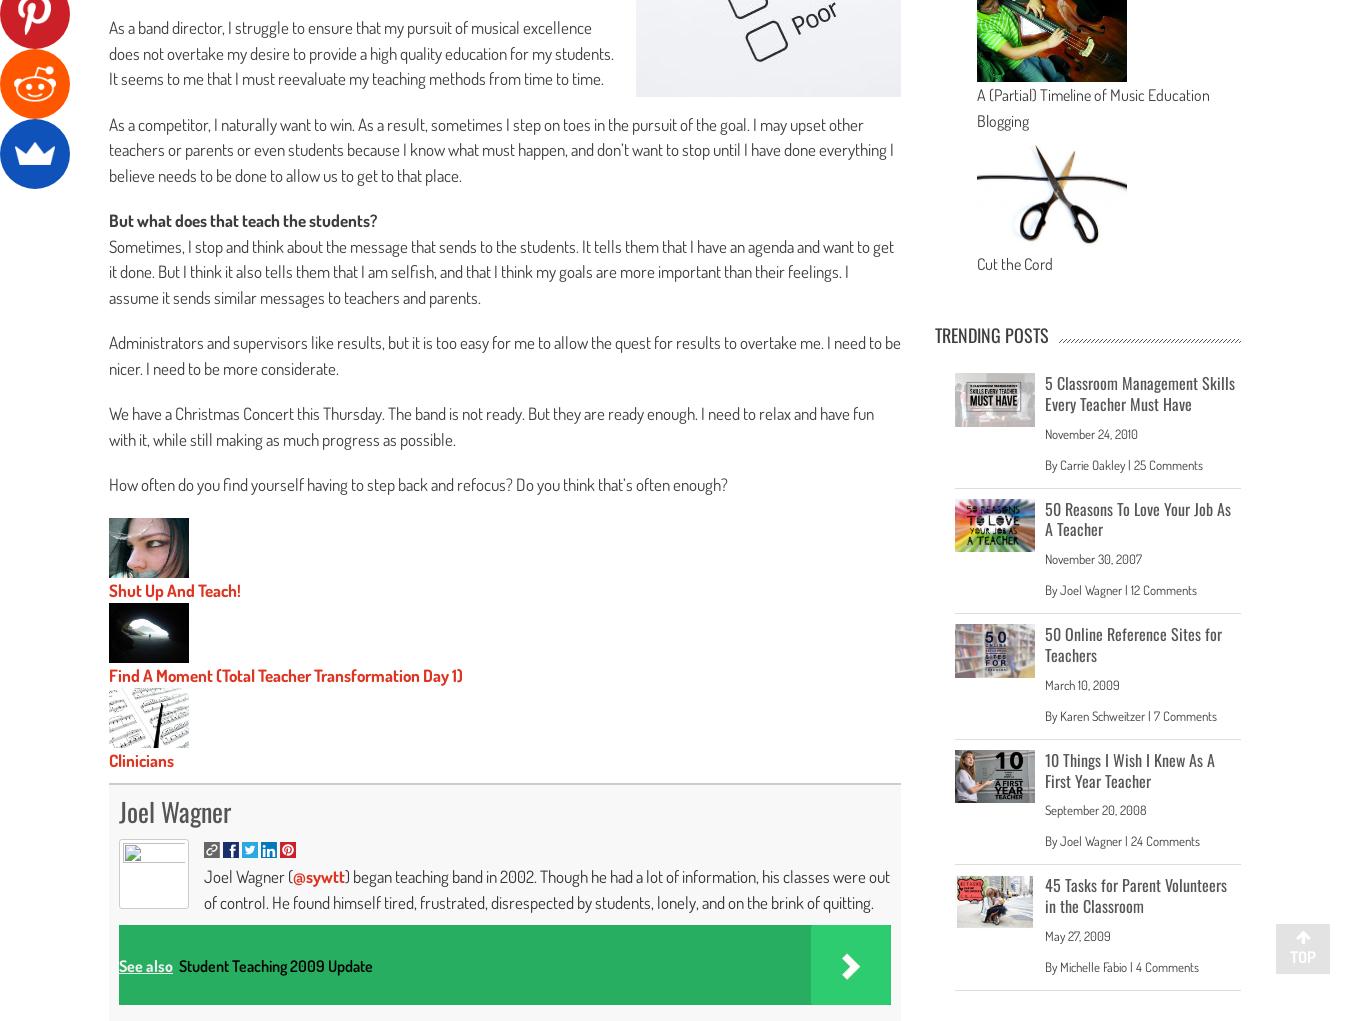 The width and height of the screenshot is (1350, 1021). What do you see at coordinates (107, 424) in the screenshot?
I see `'We have a Christmas Concert this Thursday. The band is not ready. But they are ready enough. I need to relax and have fun with it, while still making as much progress as possible.'` at bounding box center [107, 424].